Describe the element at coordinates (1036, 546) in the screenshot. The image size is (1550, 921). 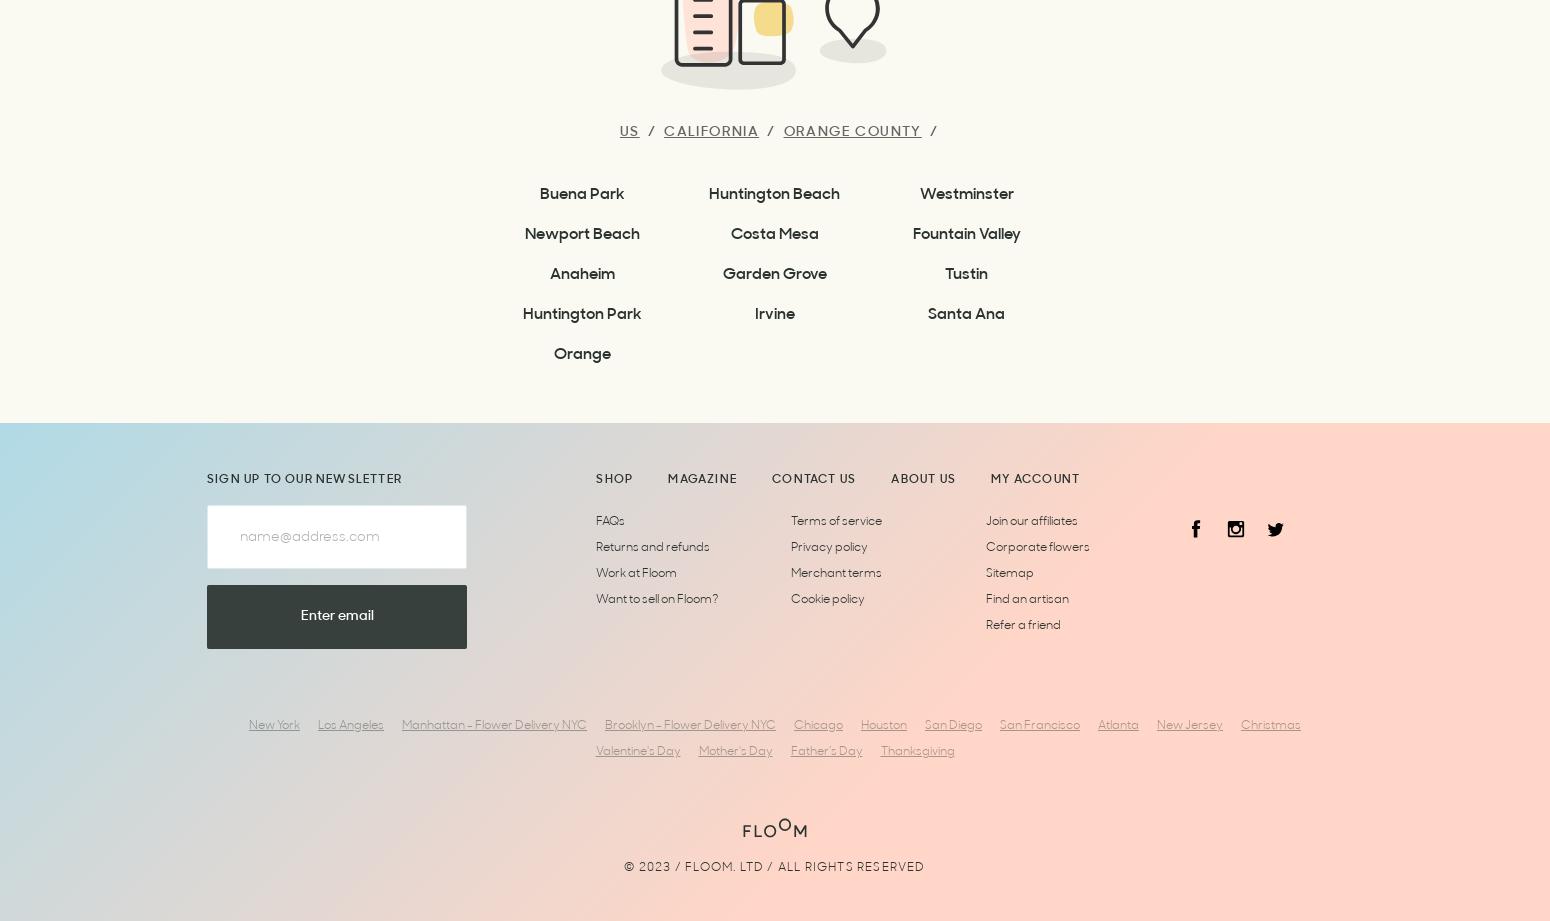
I see `'Corporate flowers'` at that location.